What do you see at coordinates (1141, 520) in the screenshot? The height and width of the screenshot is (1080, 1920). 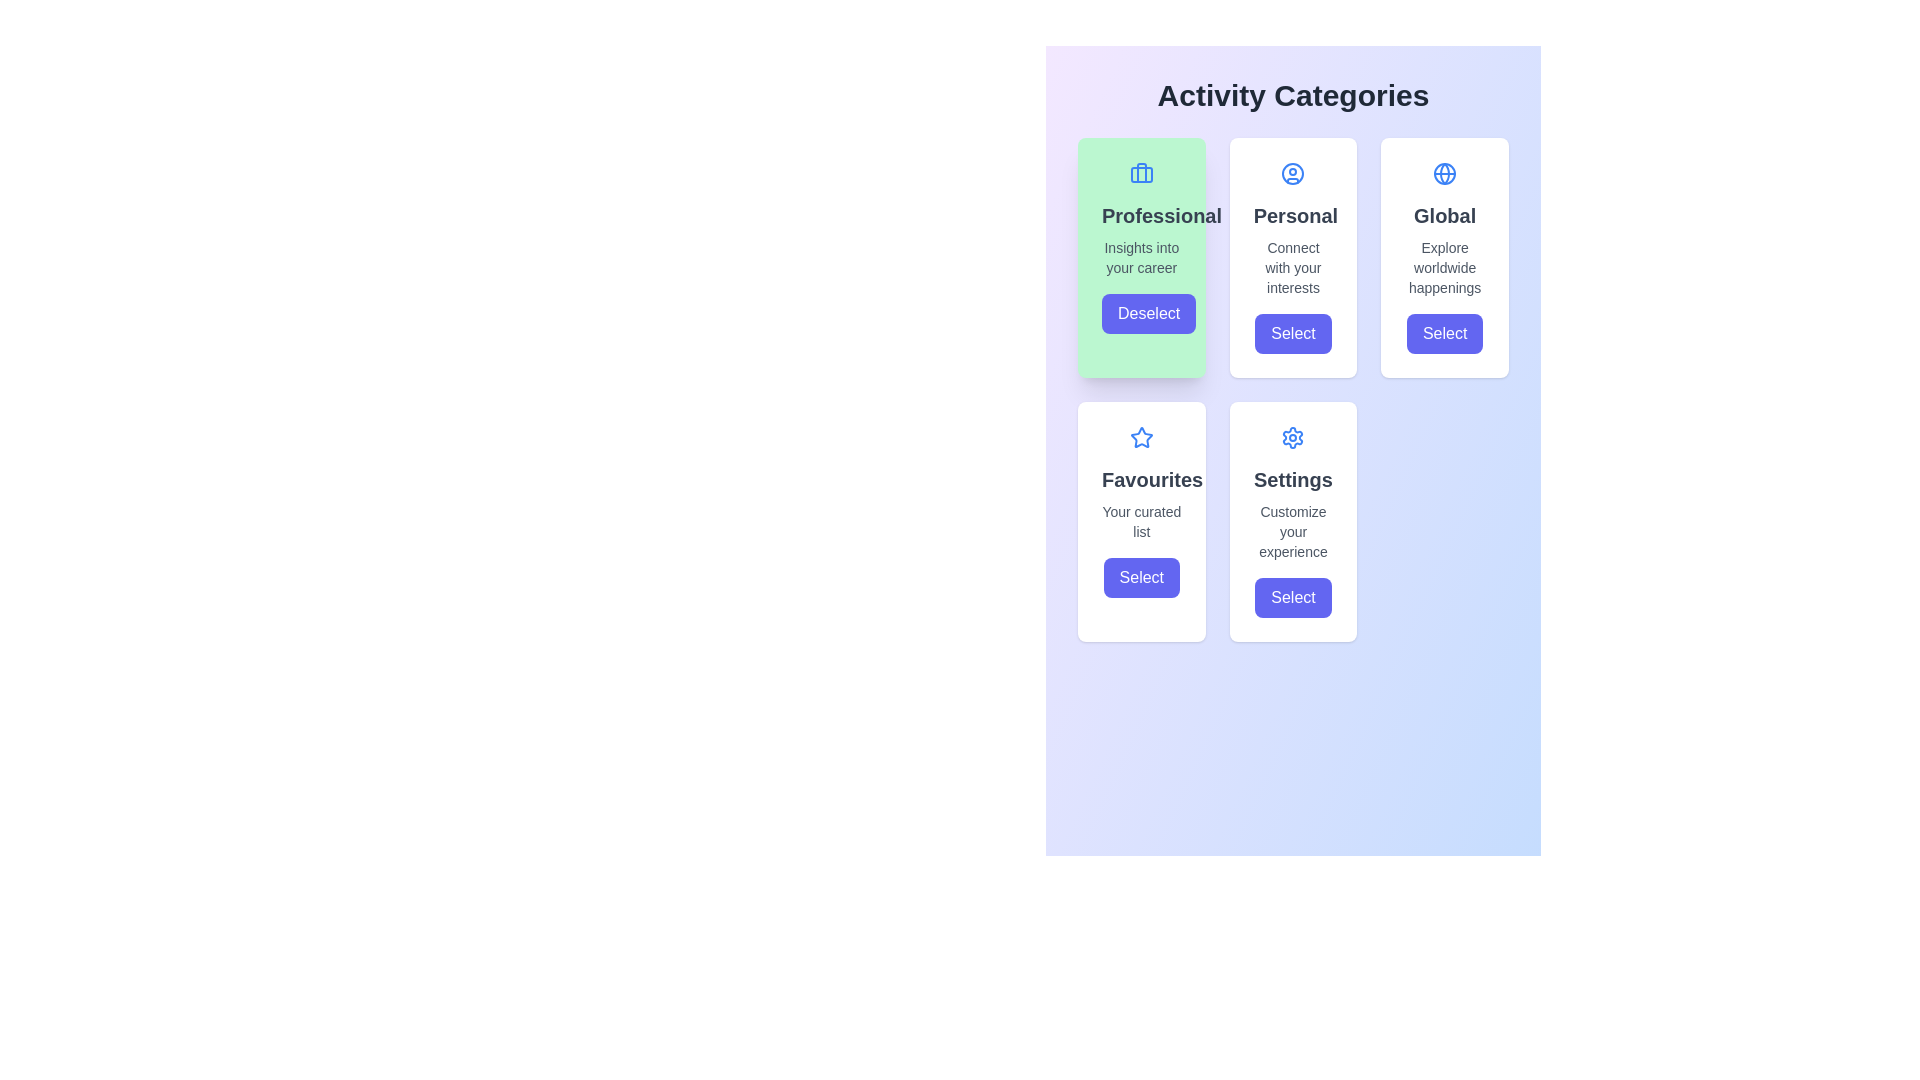 I see `the 'Select' button of the 'Favourites' category card located in the third row of the grid layout` at bounding box center [1141, 520].